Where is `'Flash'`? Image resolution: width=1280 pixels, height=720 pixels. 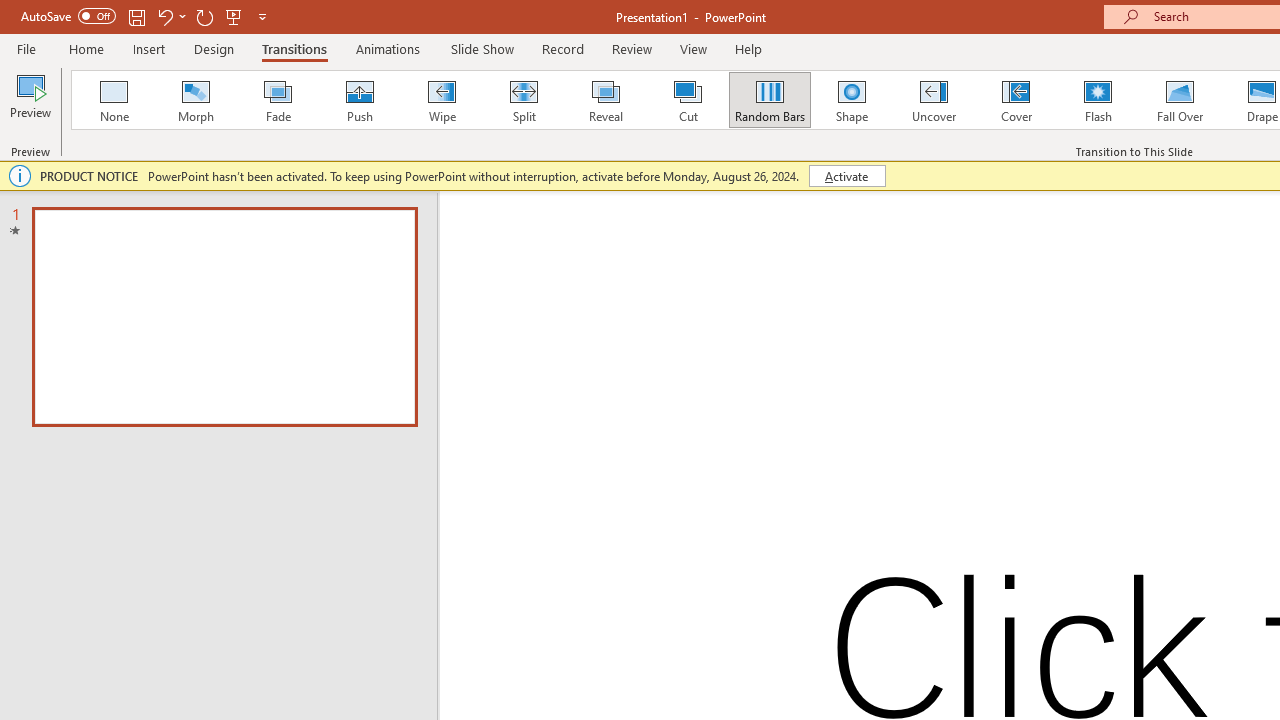
'Flash' is located at coordinates (1097, 100).